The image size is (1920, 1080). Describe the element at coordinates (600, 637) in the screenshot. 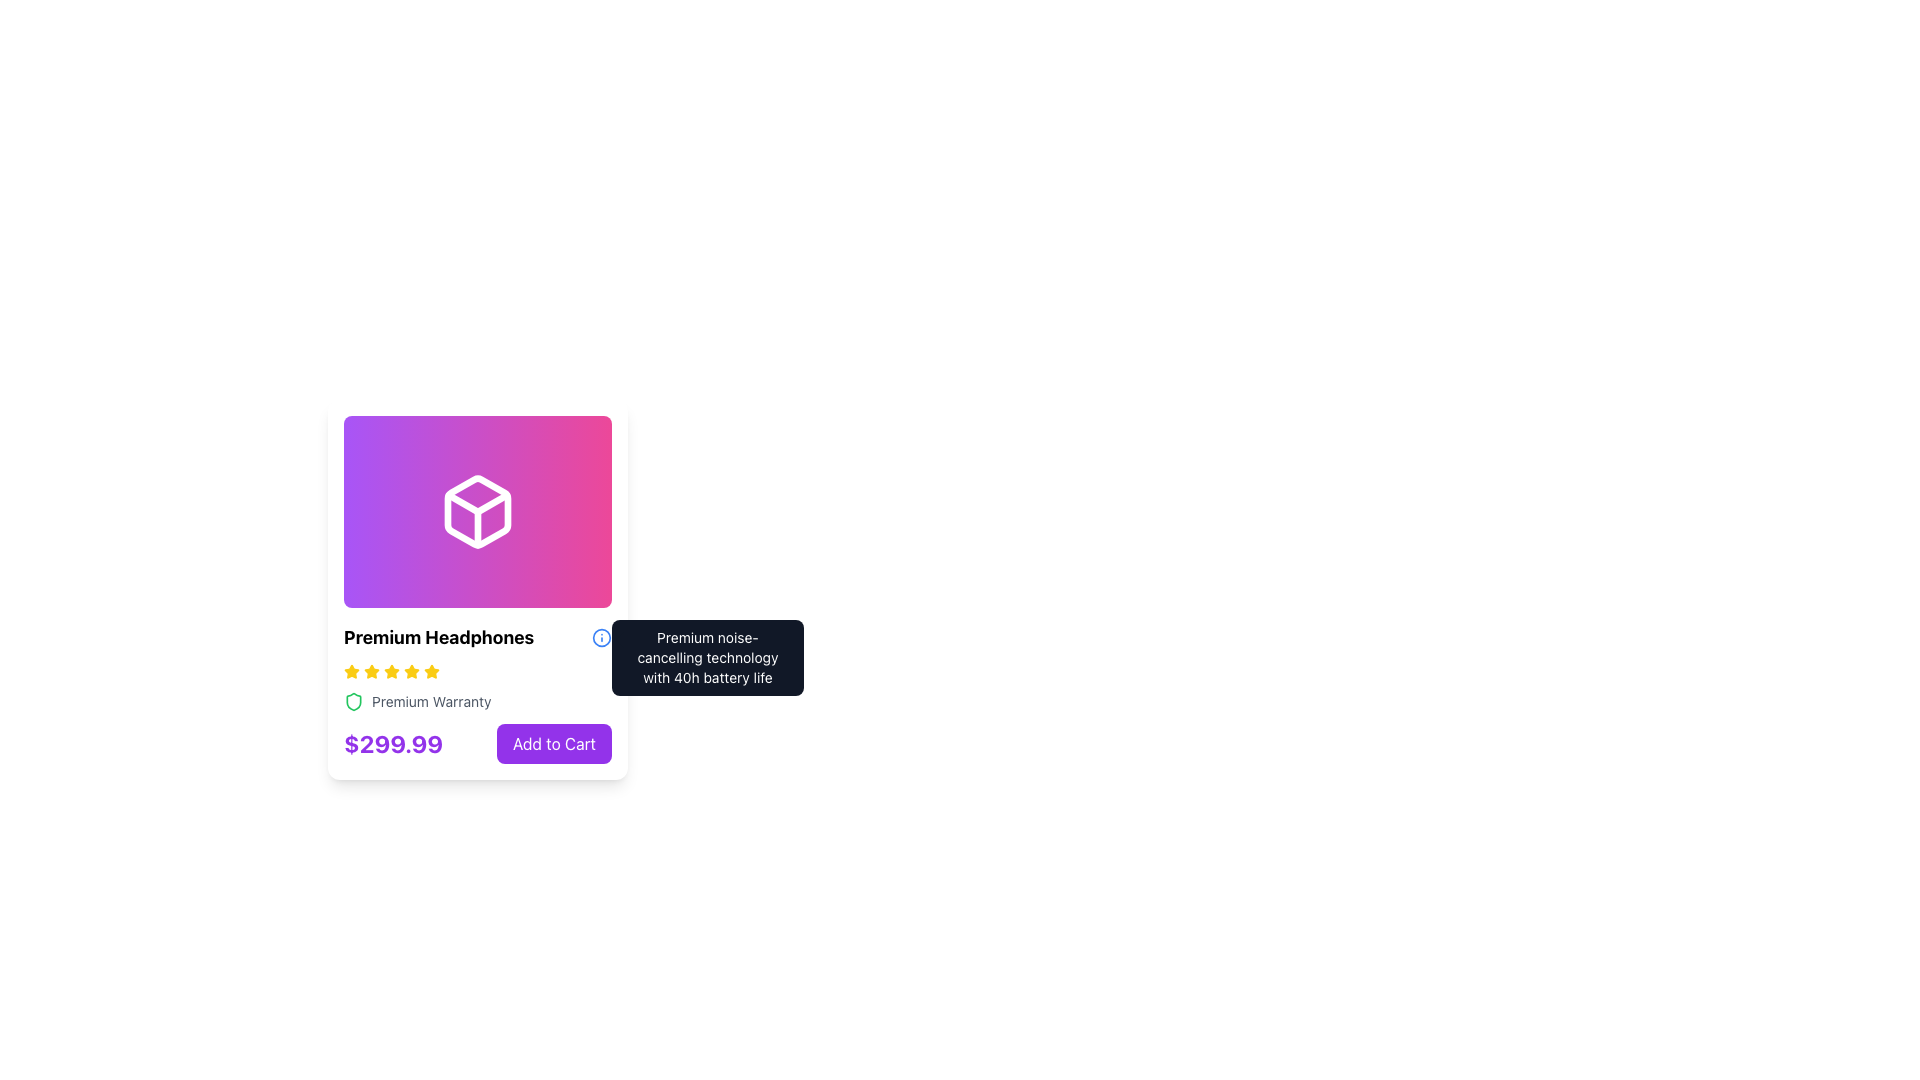

I see `the small circular icon with an 'information' symbol in blue color, located to the right of the 'Premium Headphones' text` at that location.